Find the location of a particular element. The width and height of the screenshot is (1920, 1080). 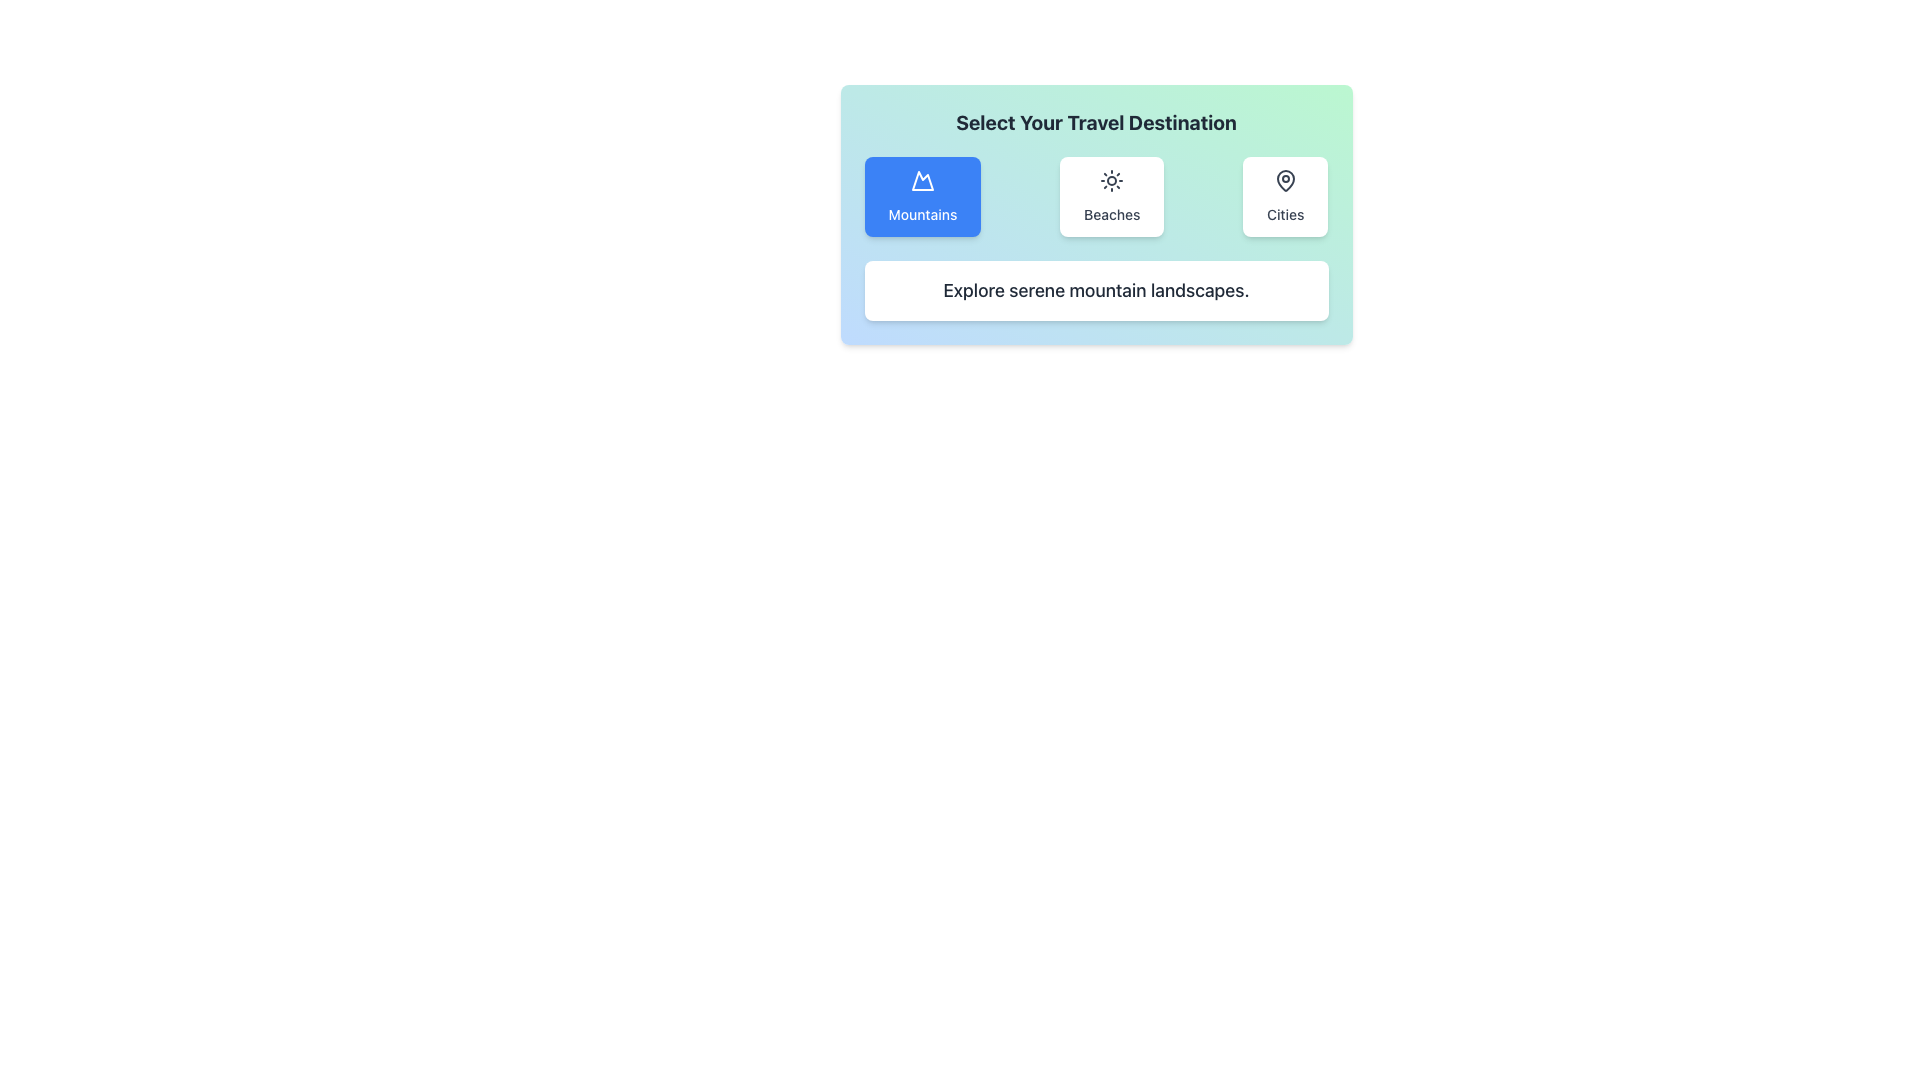

the 'Cities' selection button, which is the third button in a horizontal layout of three options is located at coordinates (1285, 196).